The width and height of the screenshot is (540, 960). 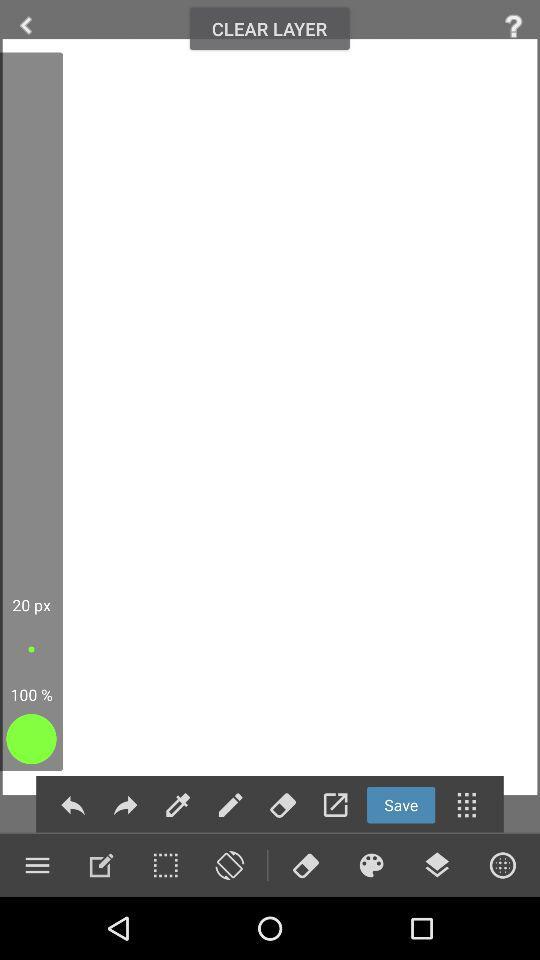 I want to click on share, so click(x=72, y=805).